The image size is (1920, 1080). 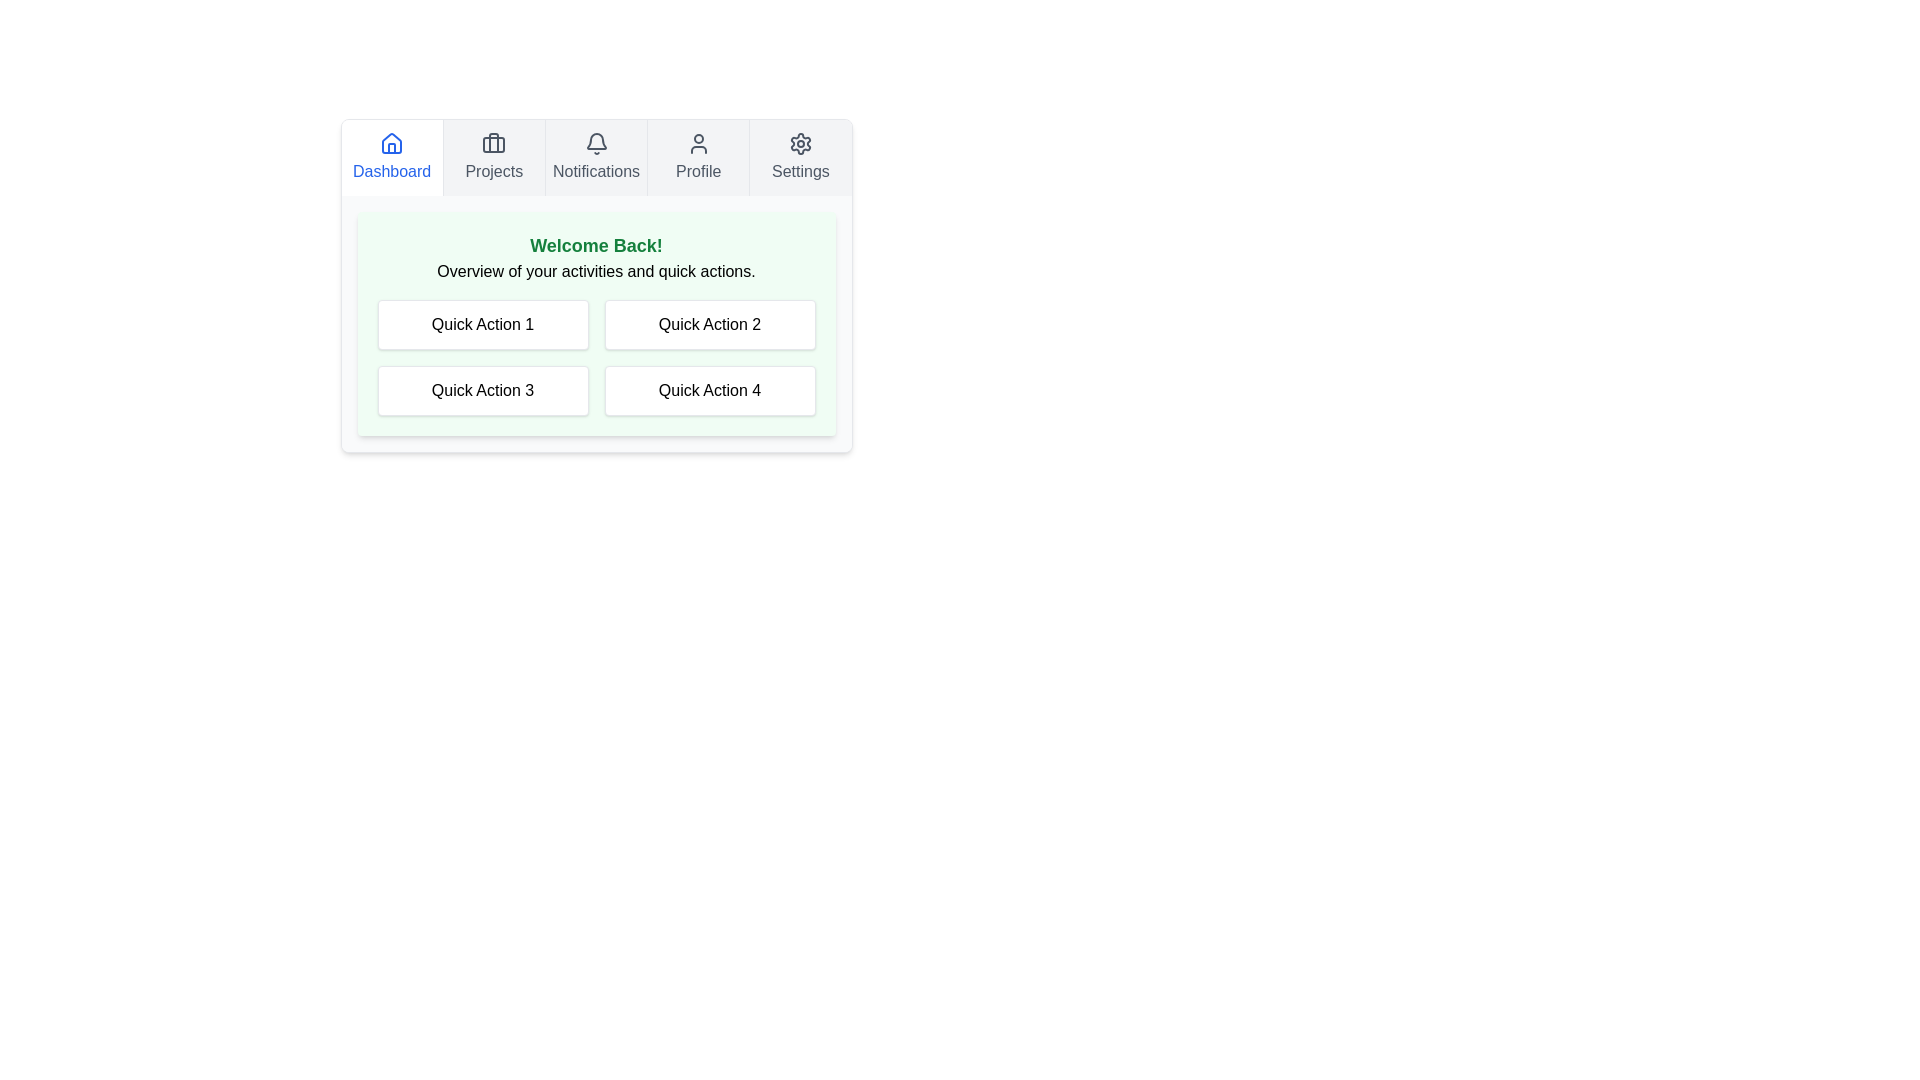 I want to click on the rectangular base of the 'Briefcase' icon located in the navigation header bar, which is positioned second from the left, to visually indicate the 'Projects' section, so click(x=494, y=144).